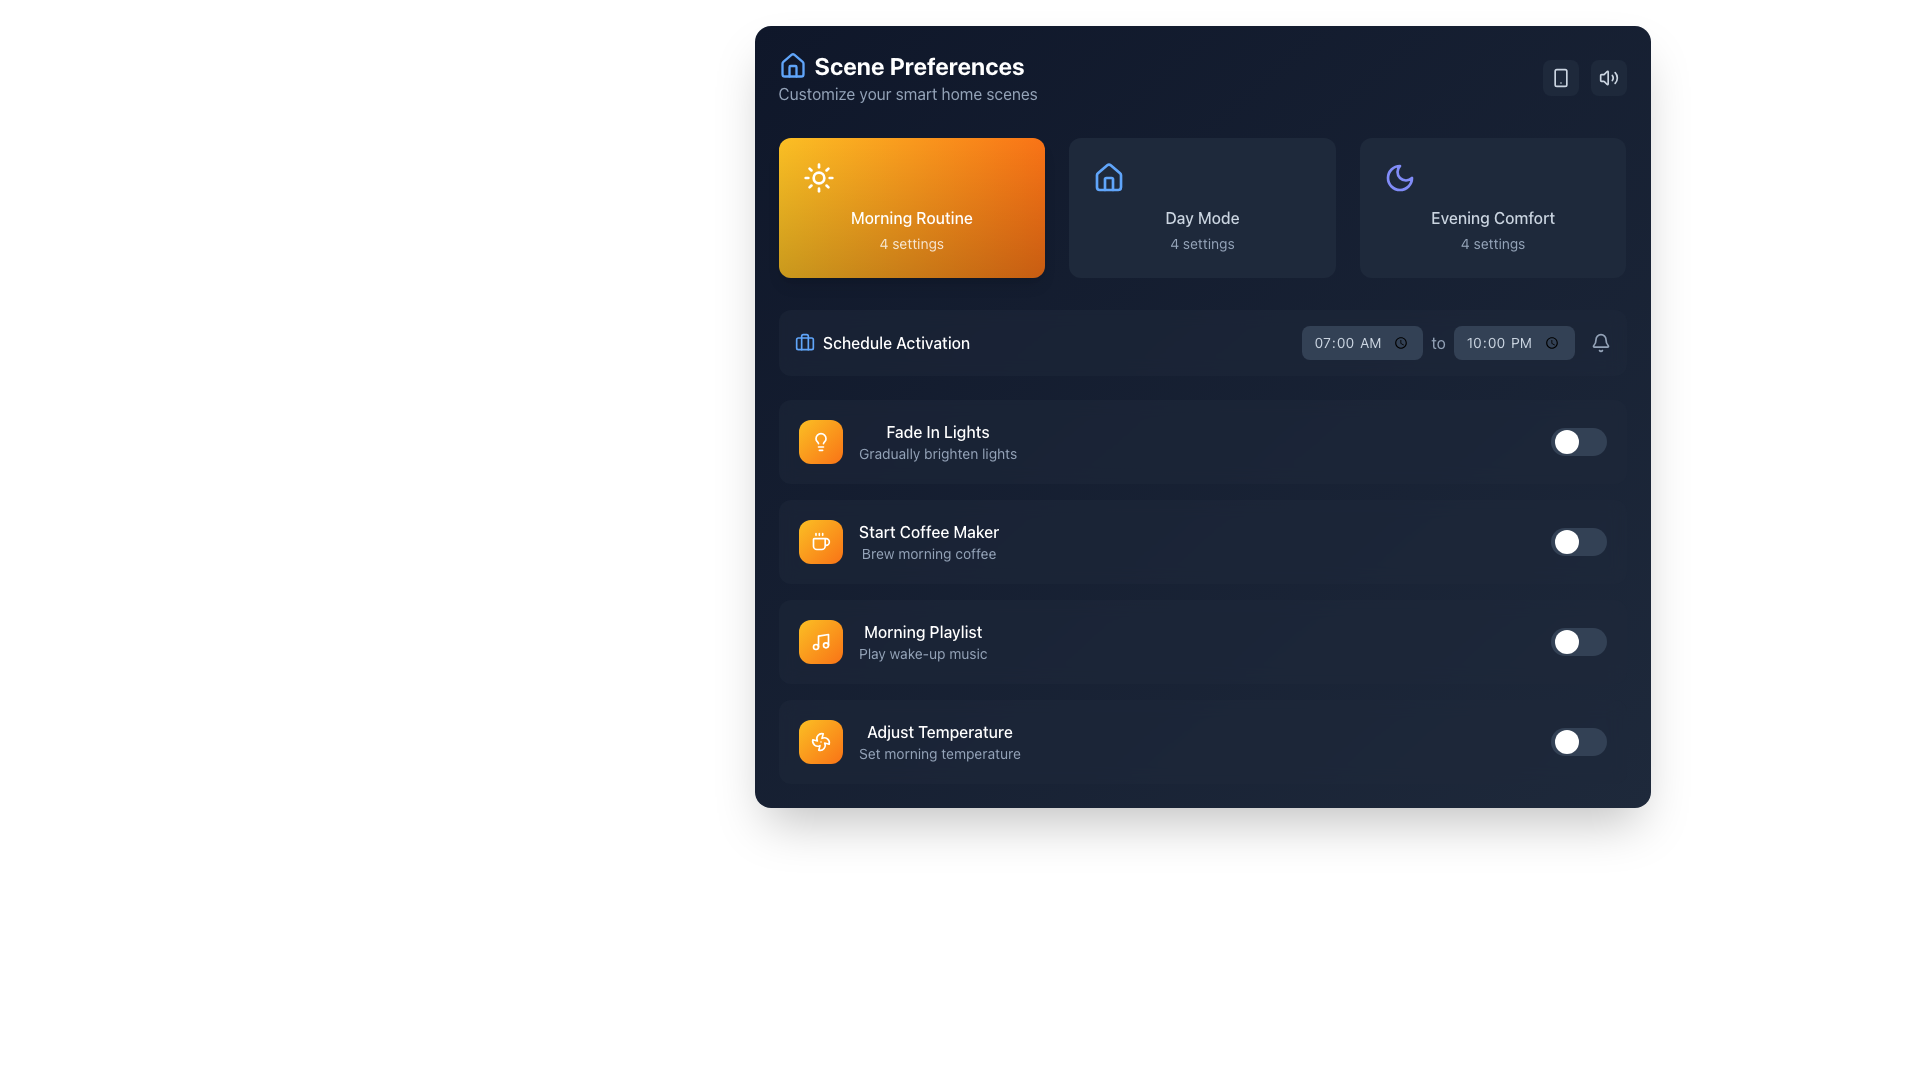  What do you see at coordinates (820, 641) in the screenshot?
I see `the button for the 'Morning Playlist' feature` at bounding box center [820, 641].